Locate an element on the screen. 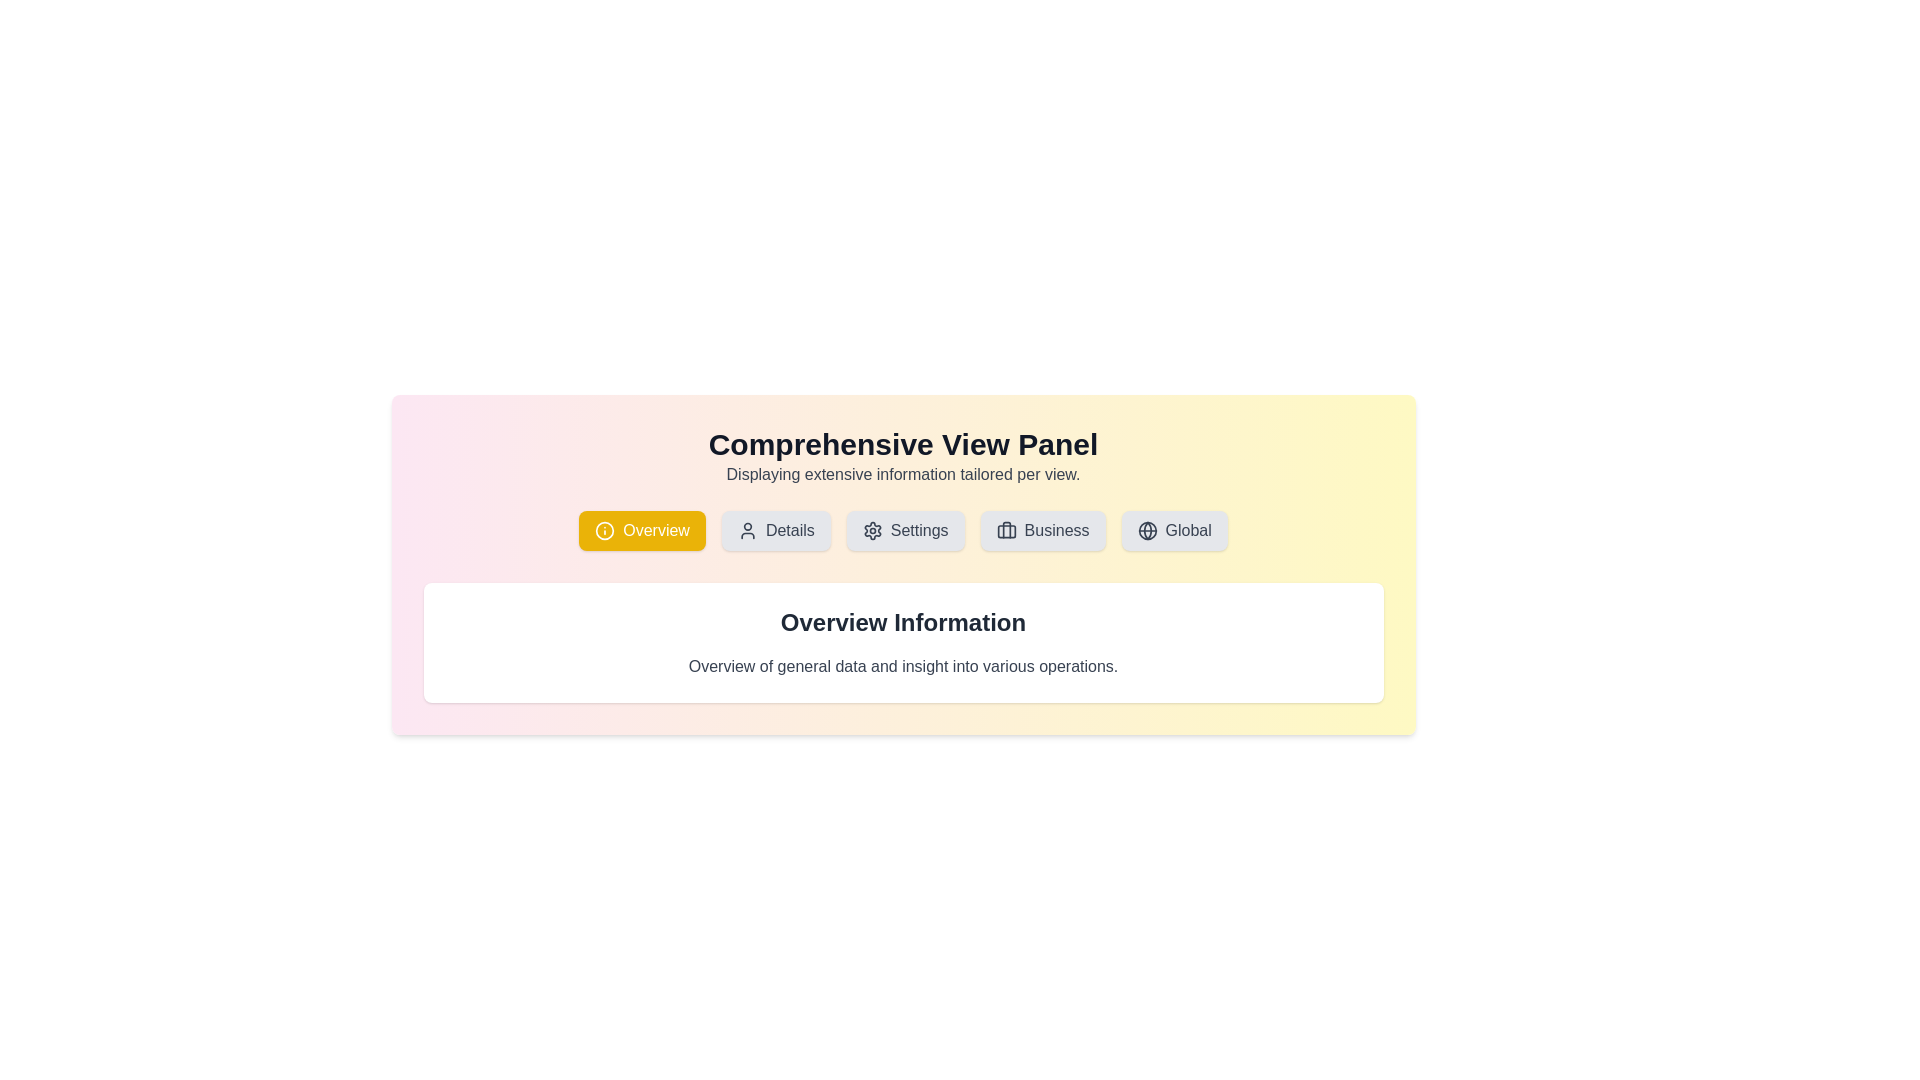  the button labeled 'Business' which is the fourth button in a row of buttons is located at coordinates (1056, 530).